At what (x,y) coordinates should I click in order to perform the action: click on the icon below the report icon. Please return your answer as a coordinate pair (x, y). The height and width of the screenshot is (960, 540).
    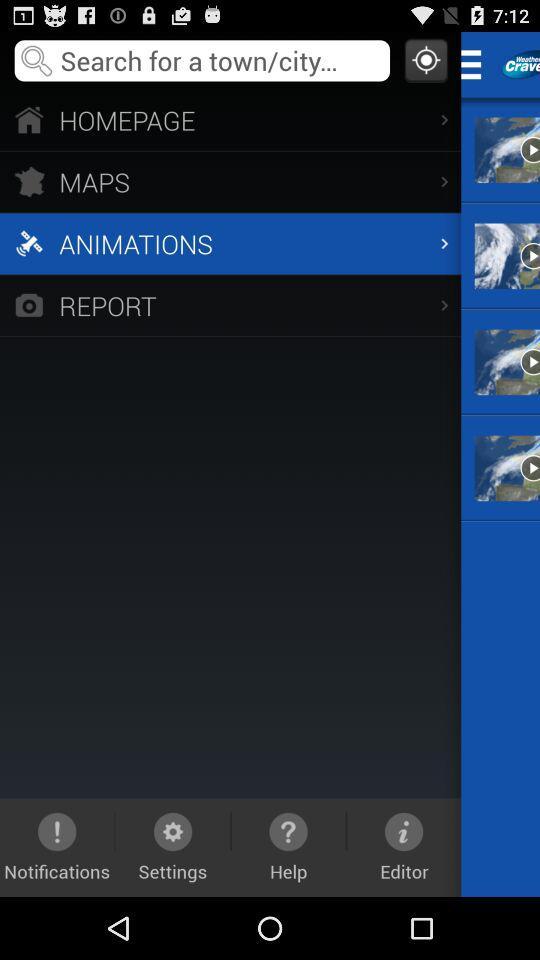
    Looking at the image, I should click on (57, 846).